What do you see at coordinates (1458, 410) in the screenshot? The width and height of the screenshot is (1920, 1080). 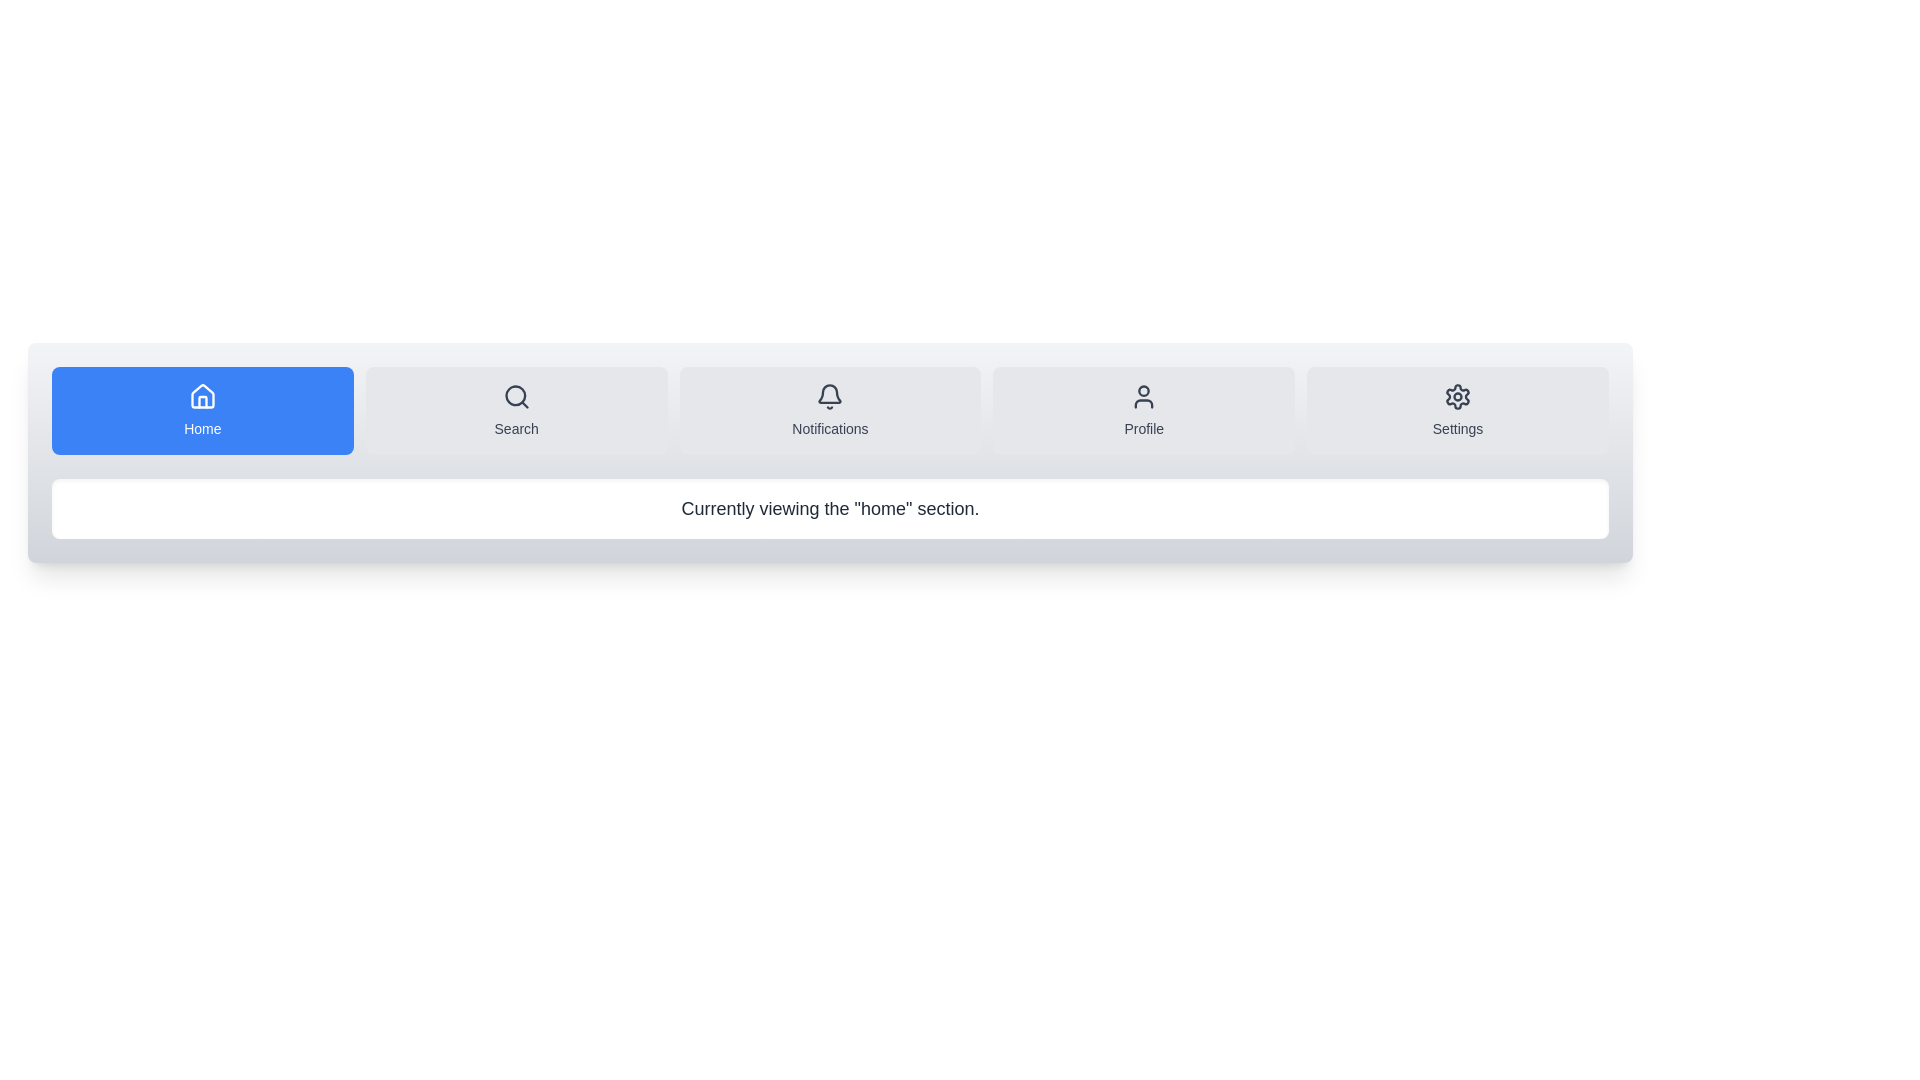 I see `the 'Settings' button, which is the fifth button in a horizontal grid, featuring a gray background, rounded corners, and a cogwheel icon above the text 'Settings'` at bounding box center [1458, 410].